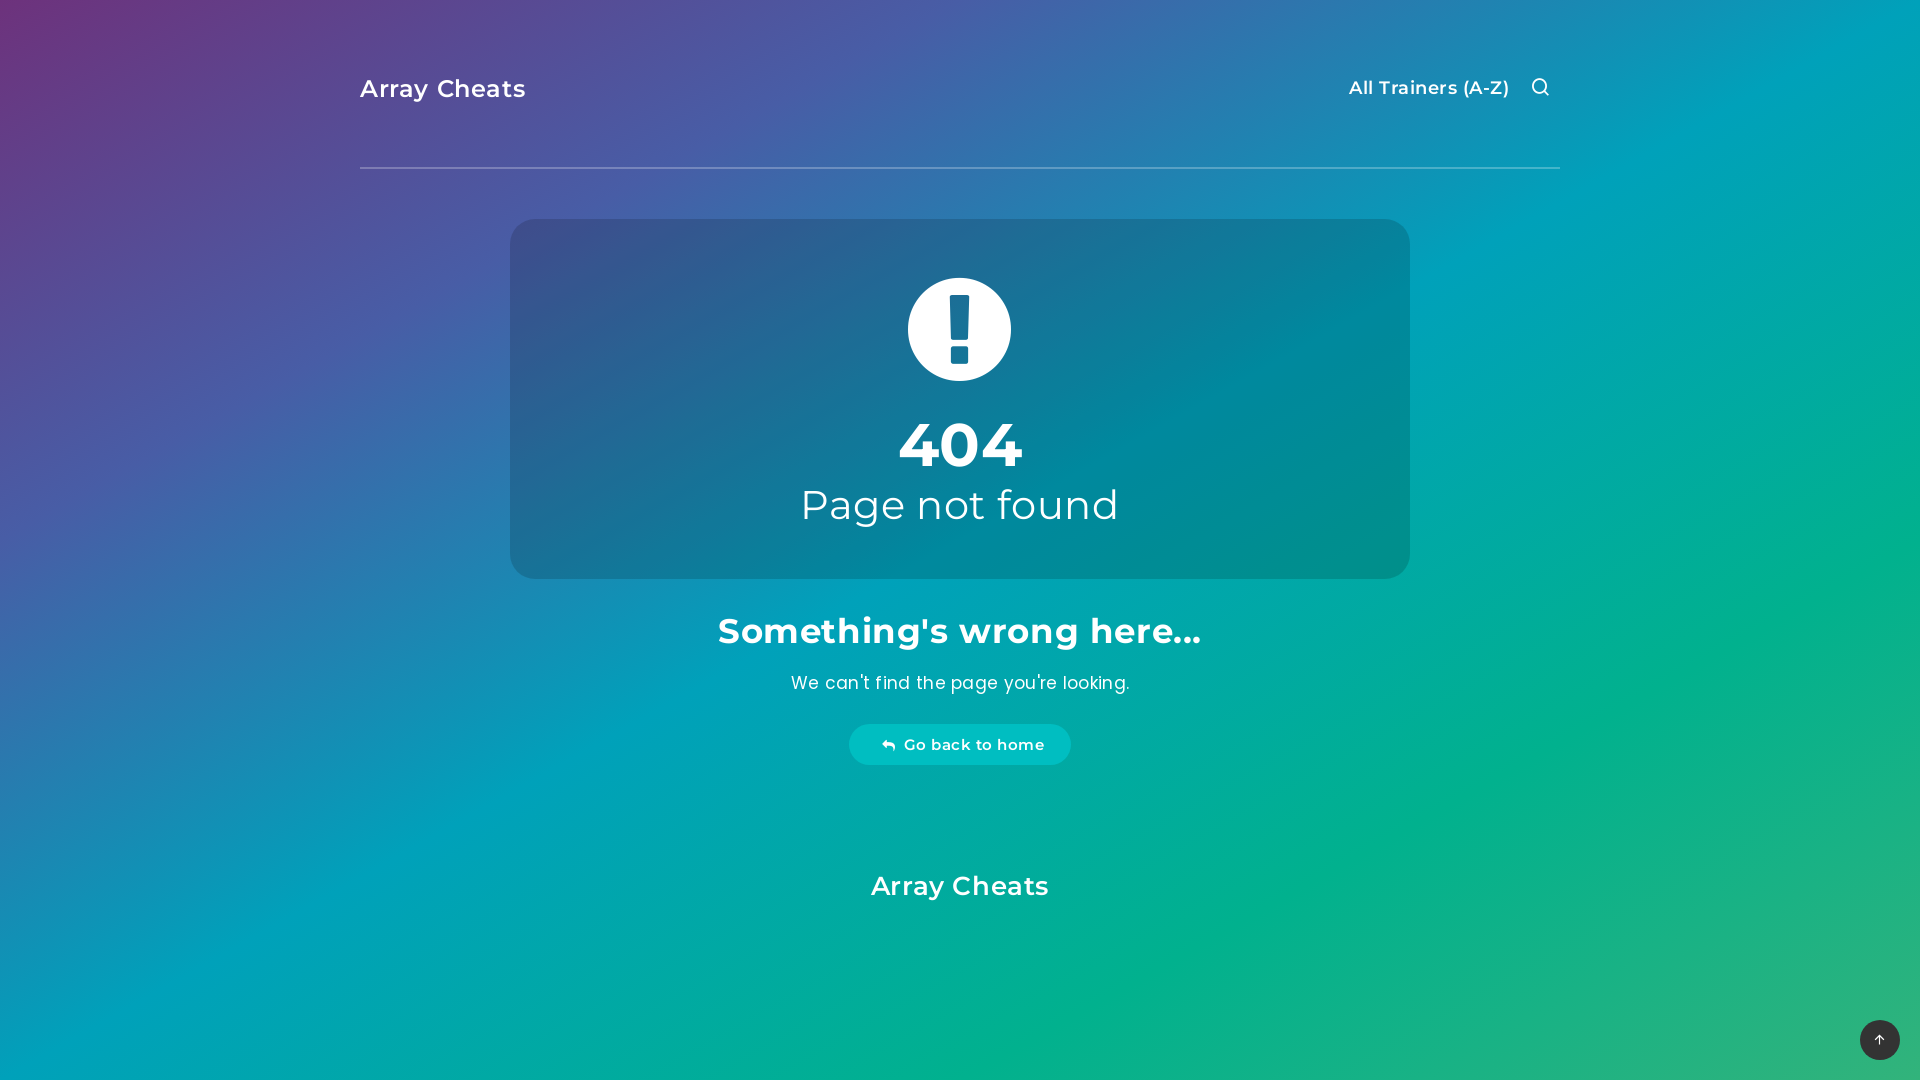  Describe the element at coordinates (870, 885) in the screenshot. I see `'Array Cheats'` at that location.